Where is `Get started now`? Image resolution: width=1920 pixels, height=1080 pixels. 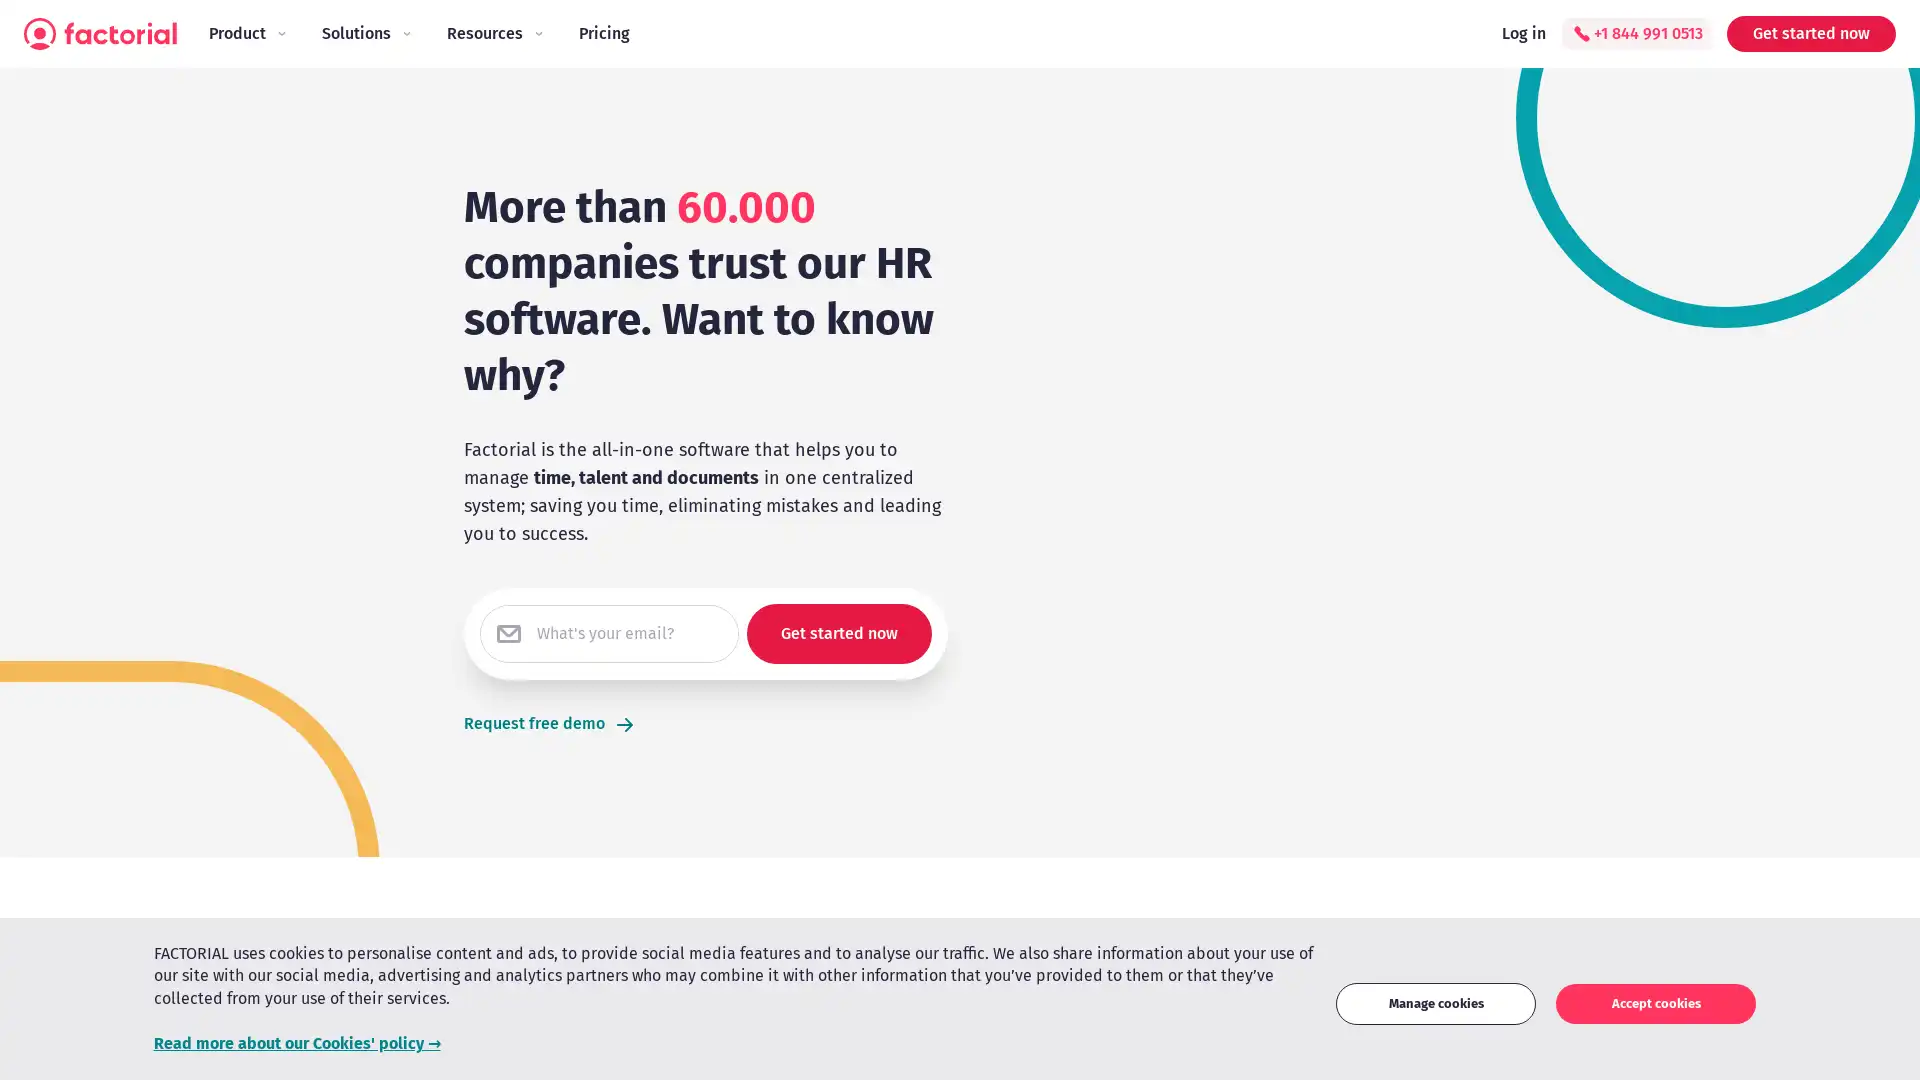 Get started now is located at coordinates (839, 633).